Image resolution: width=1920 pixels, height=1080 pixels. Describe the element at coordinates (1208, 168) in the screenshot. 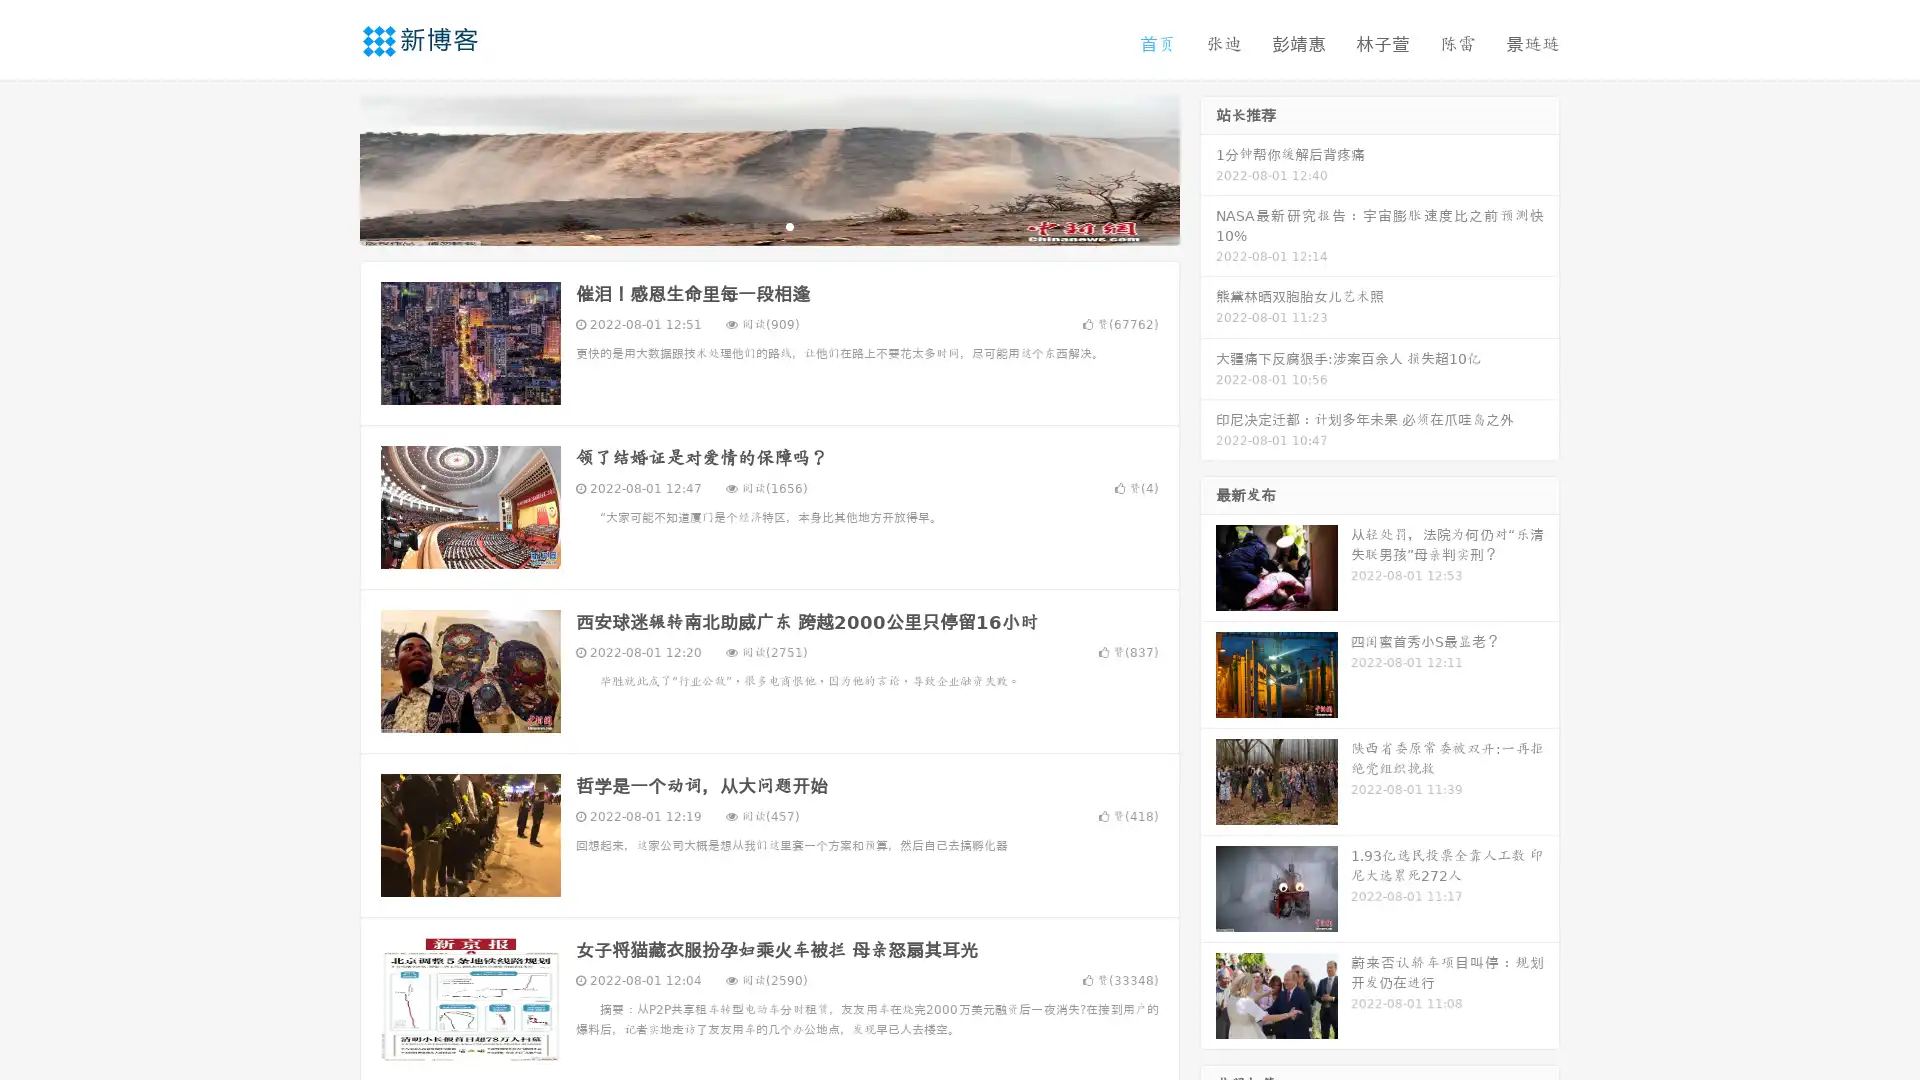

I see `Next slide` at that location.